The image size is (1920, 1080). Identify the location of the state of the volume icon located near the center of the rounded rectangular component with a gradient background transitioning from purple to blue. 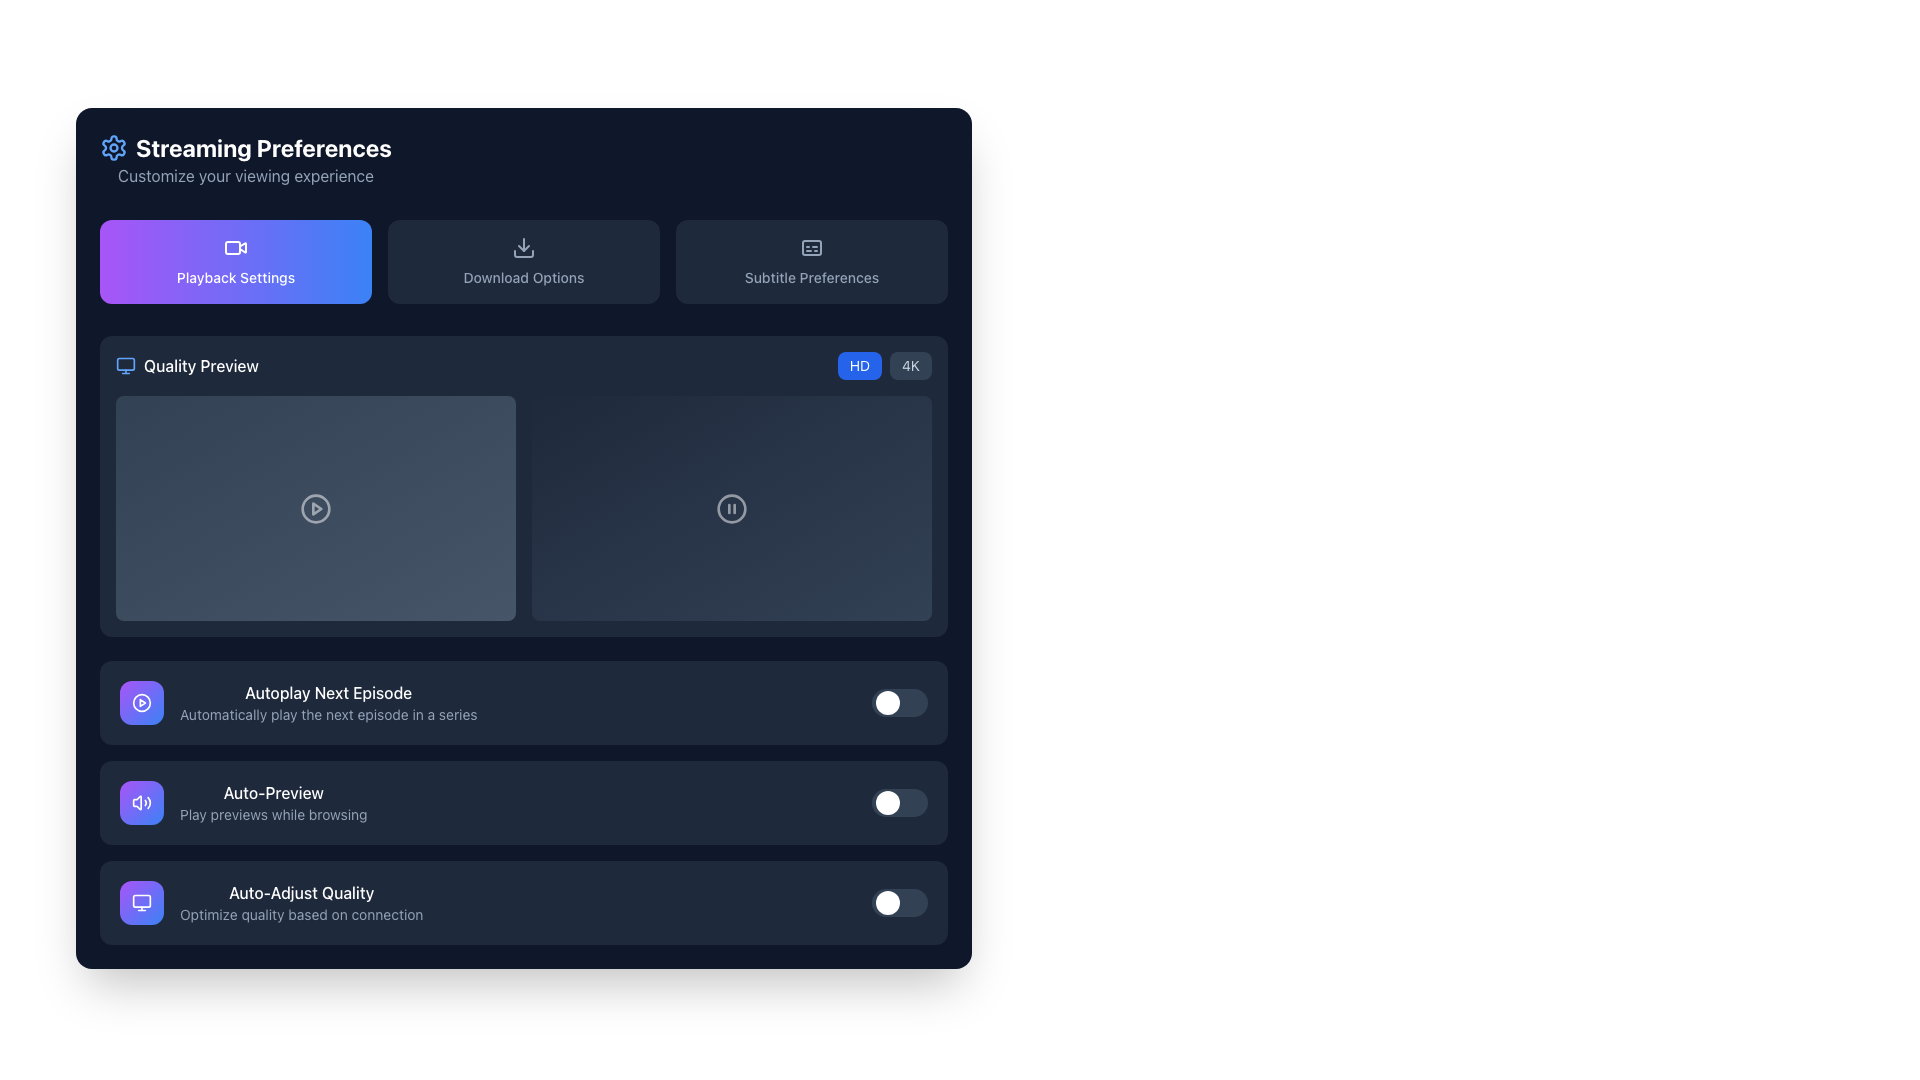
(141, 801).